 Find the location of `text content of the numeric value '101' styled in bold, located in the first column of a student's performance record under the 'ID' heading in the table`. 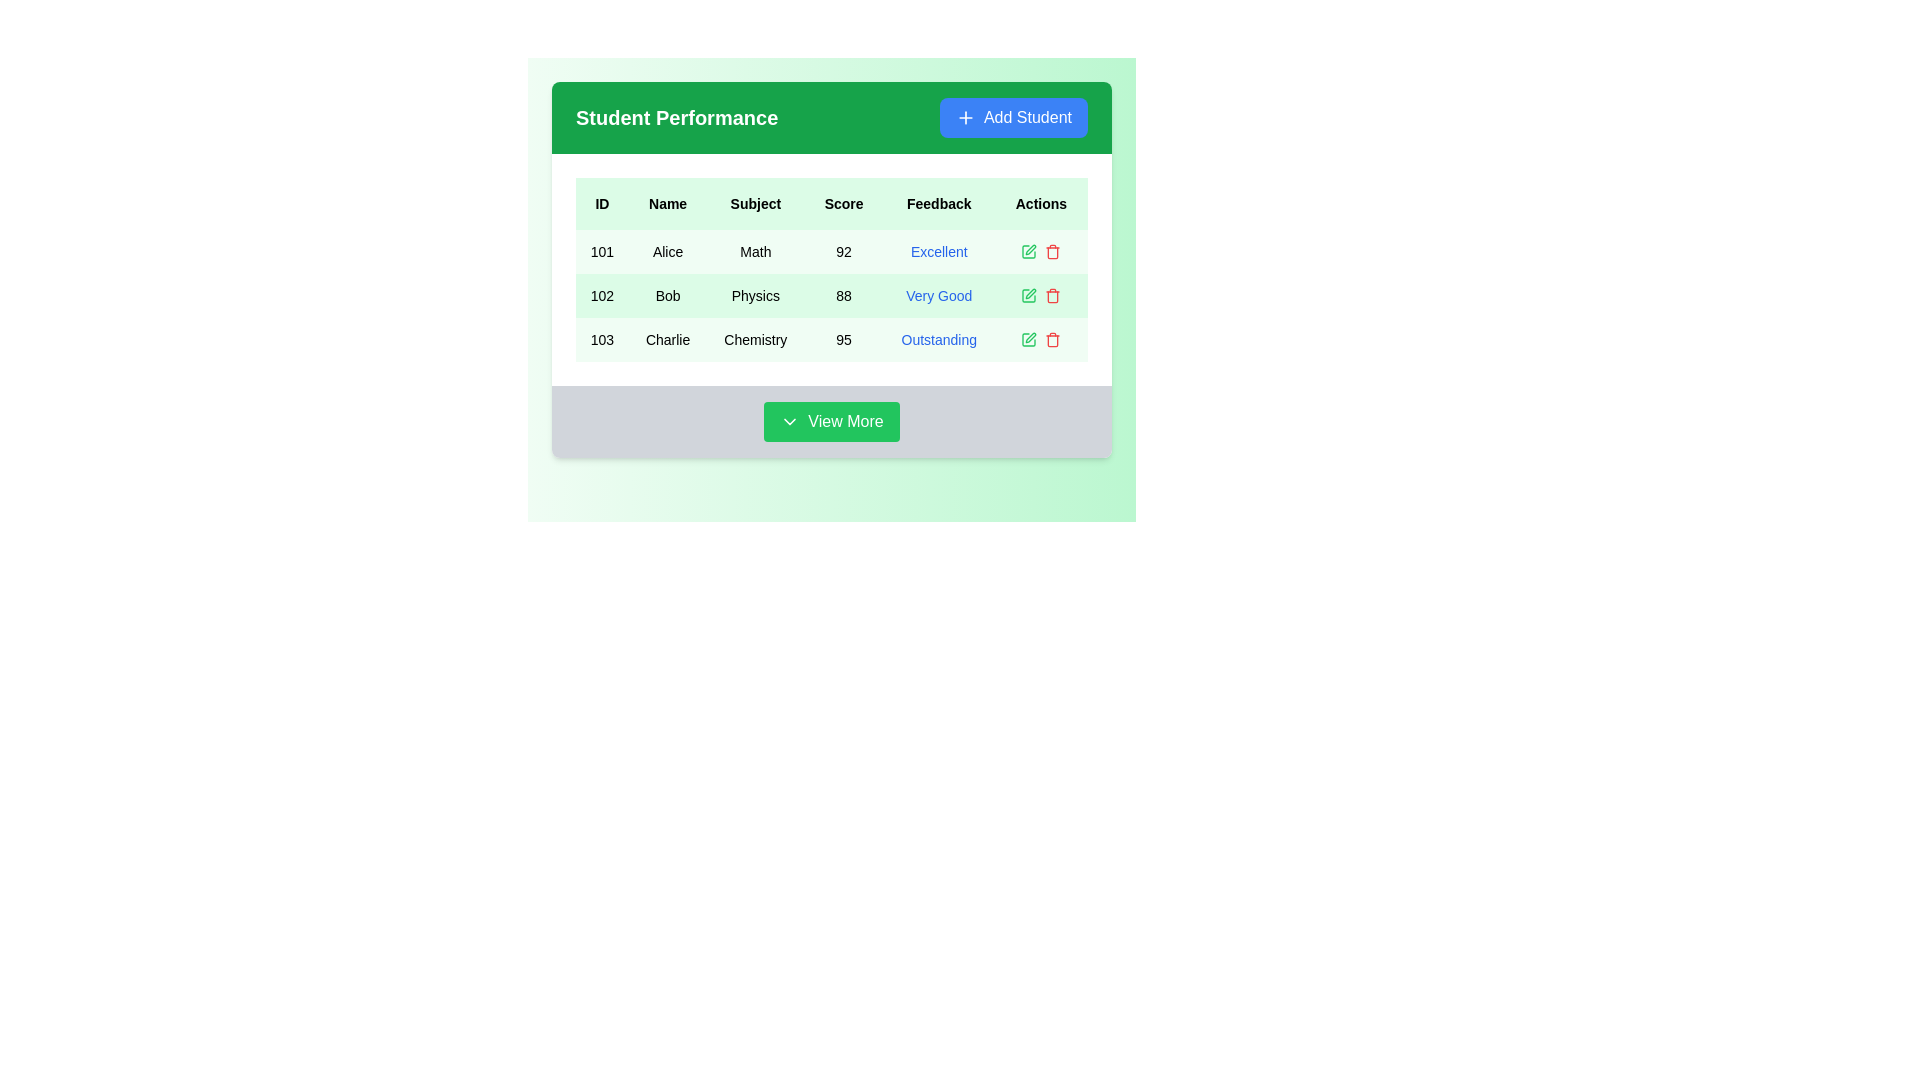

text content of the numeric value '101' styled in bold, located in the first column of a student's performance record under the 'ID' heading in the table is located at coordinates (601, 250).